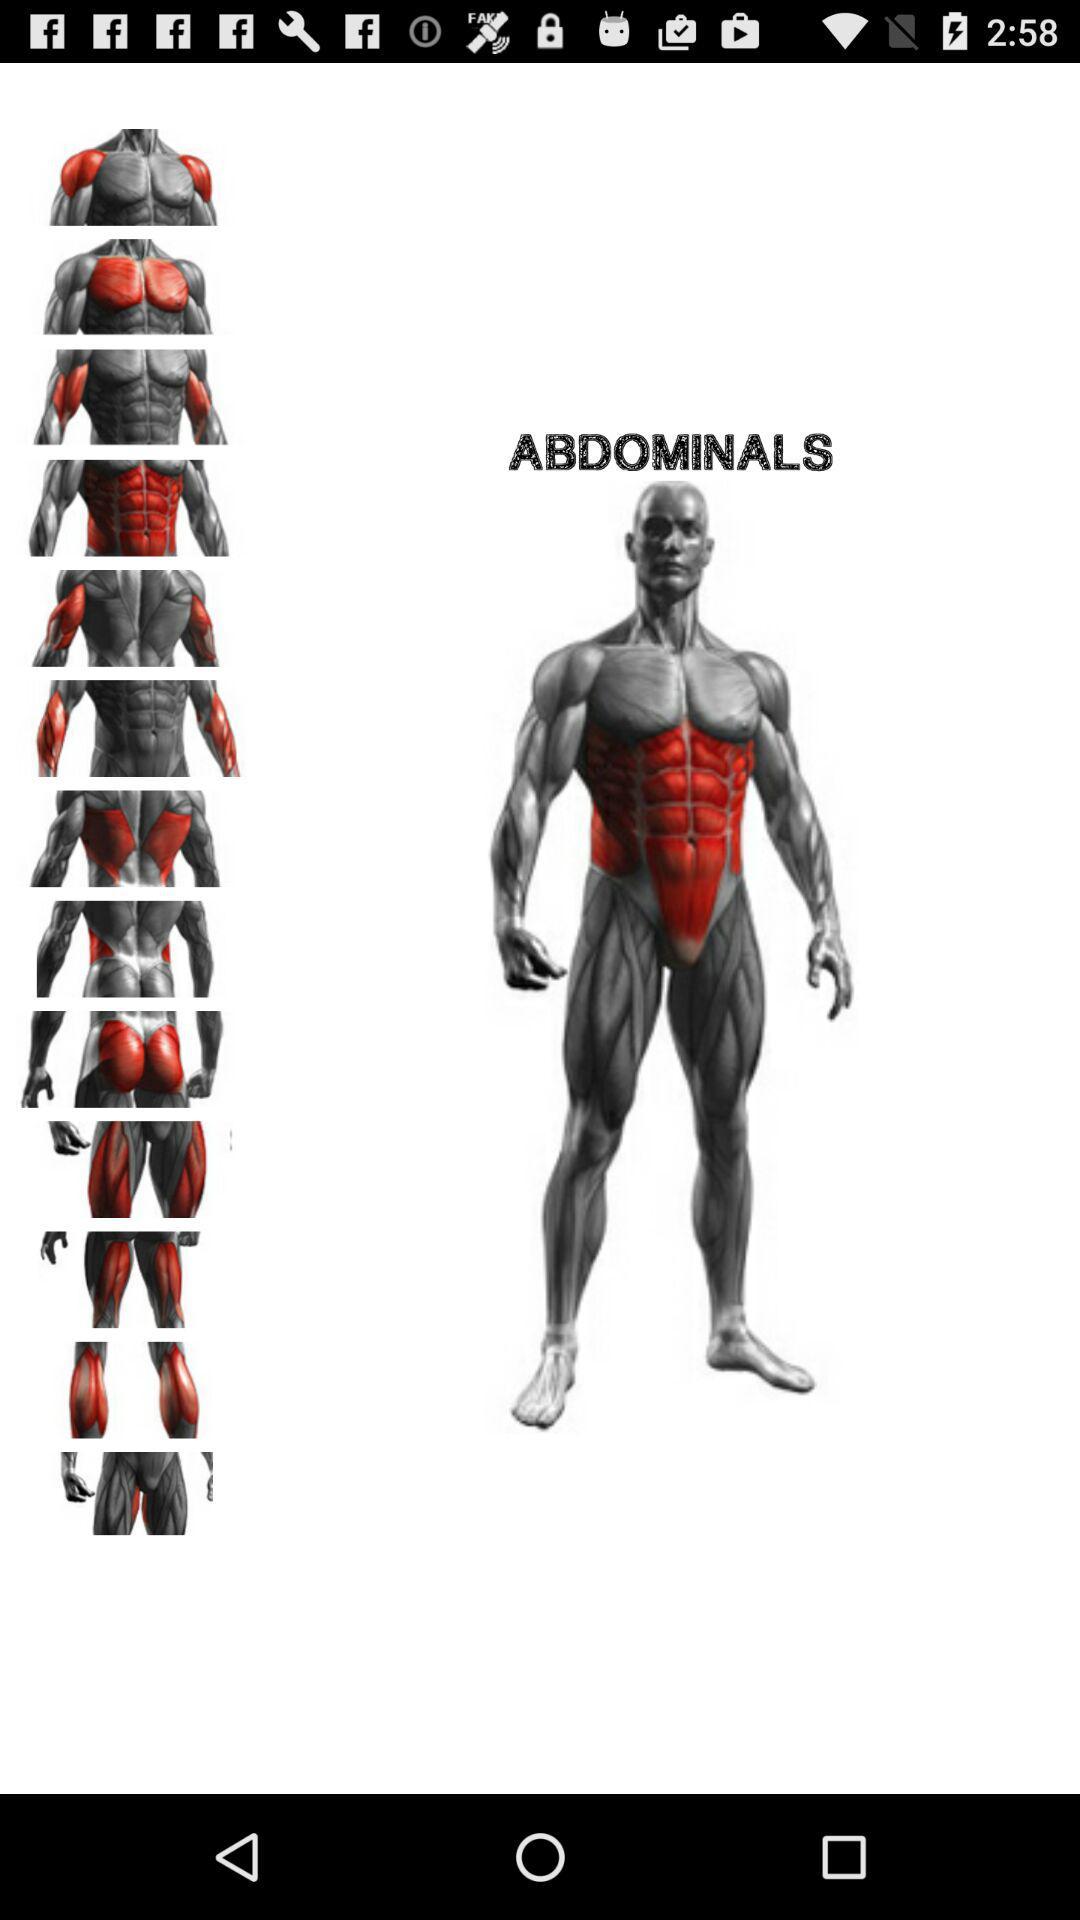 The width and height of the screenshot is (1080, 1920). What do you see at coordinates (131, 1272) in the screenshot?
I see `leg muscle group` at bounding box center [131, 1272].